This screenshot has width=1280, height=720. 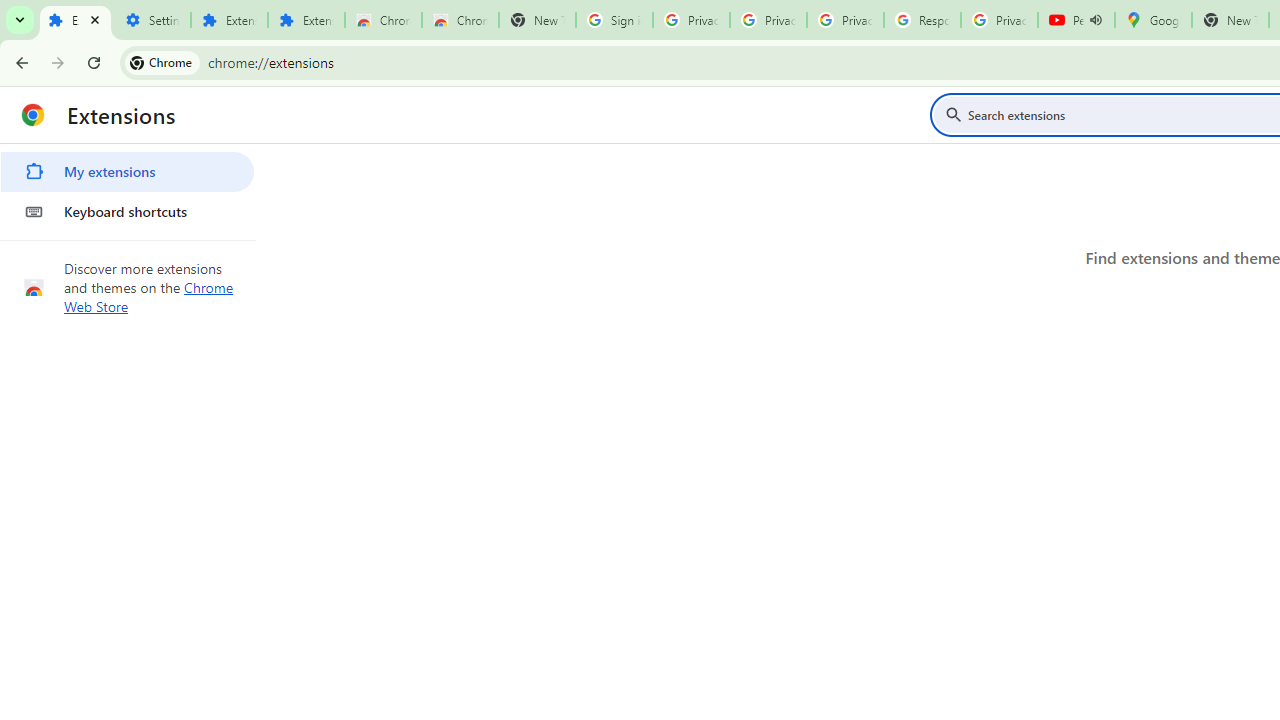 What do you see at coordinates (126, 171) in the screenshot?
I see `'My extensions'` at bounding box center [126, 171].